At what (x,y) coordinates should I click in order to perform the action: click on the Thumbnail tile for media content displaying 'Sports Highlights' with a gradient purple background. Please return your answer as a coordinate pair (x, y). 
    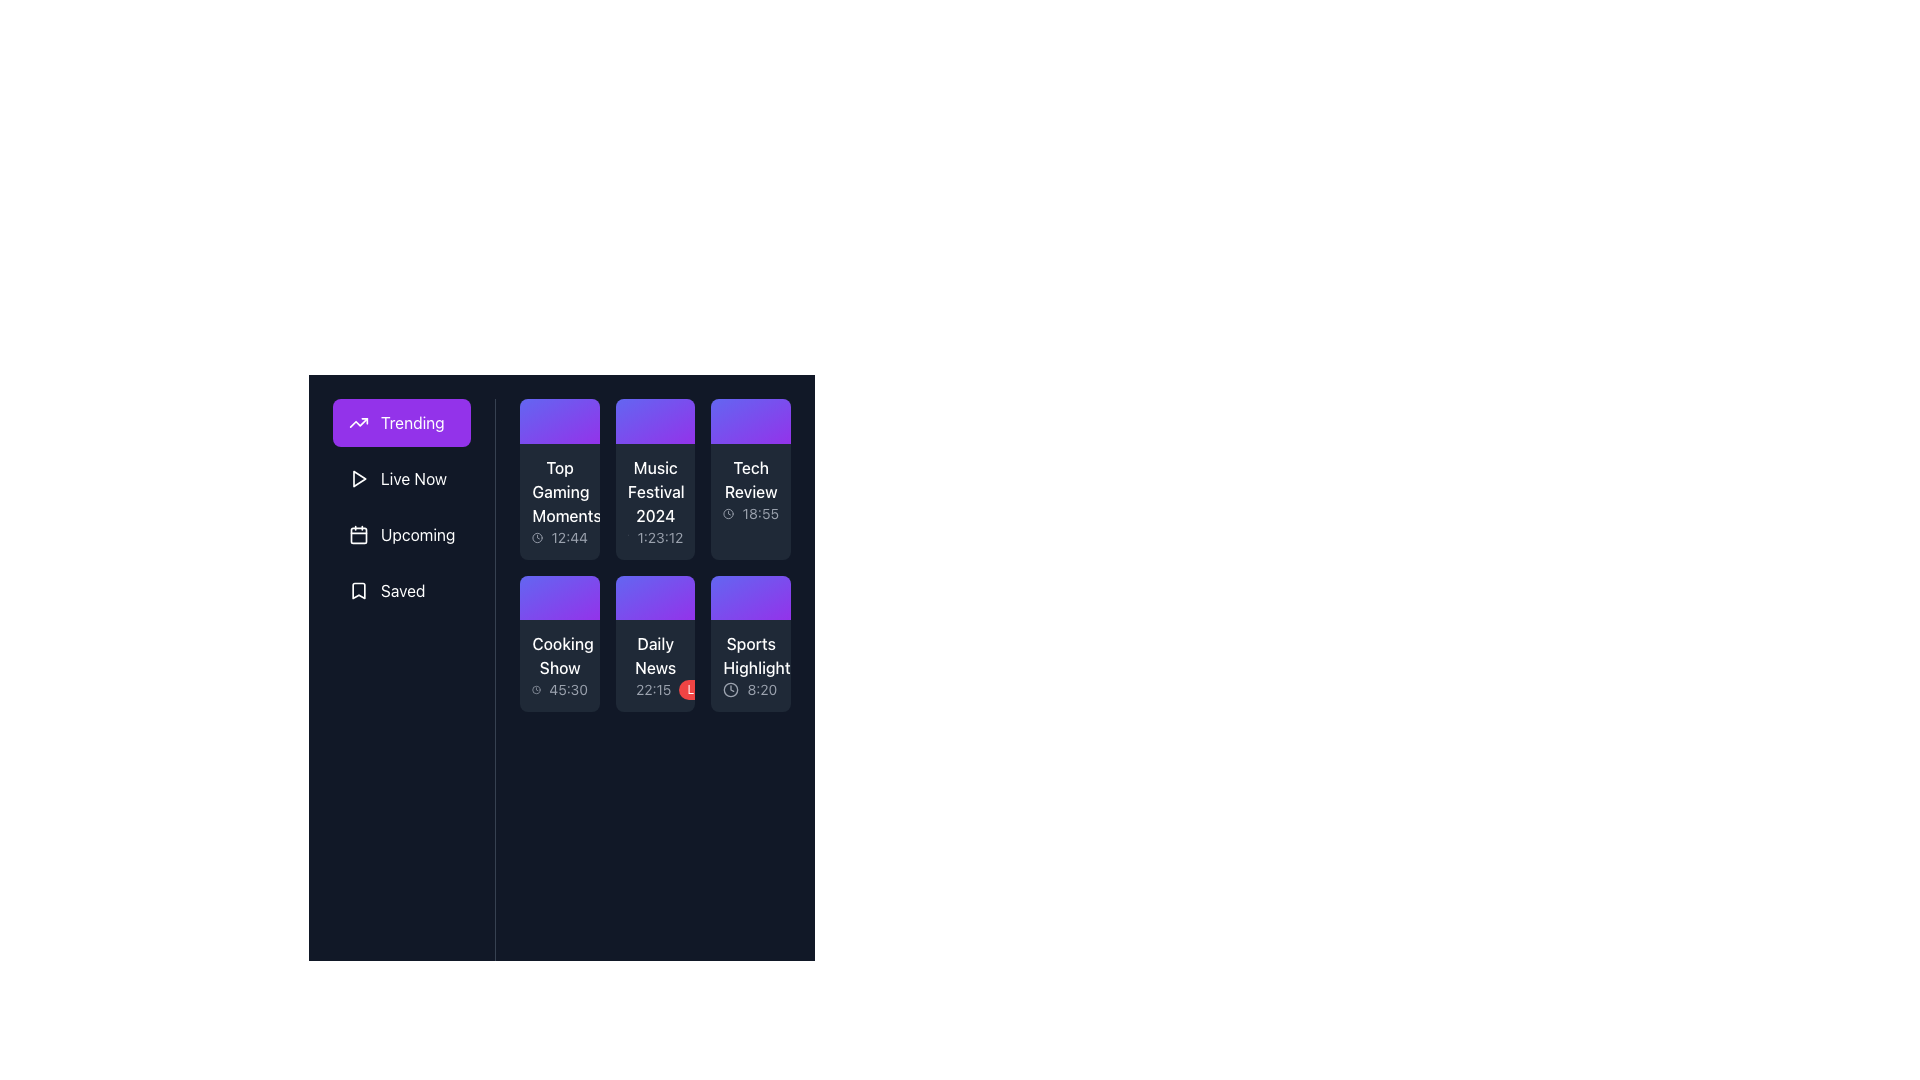
    Looking at the image, I should click on (750, 644).